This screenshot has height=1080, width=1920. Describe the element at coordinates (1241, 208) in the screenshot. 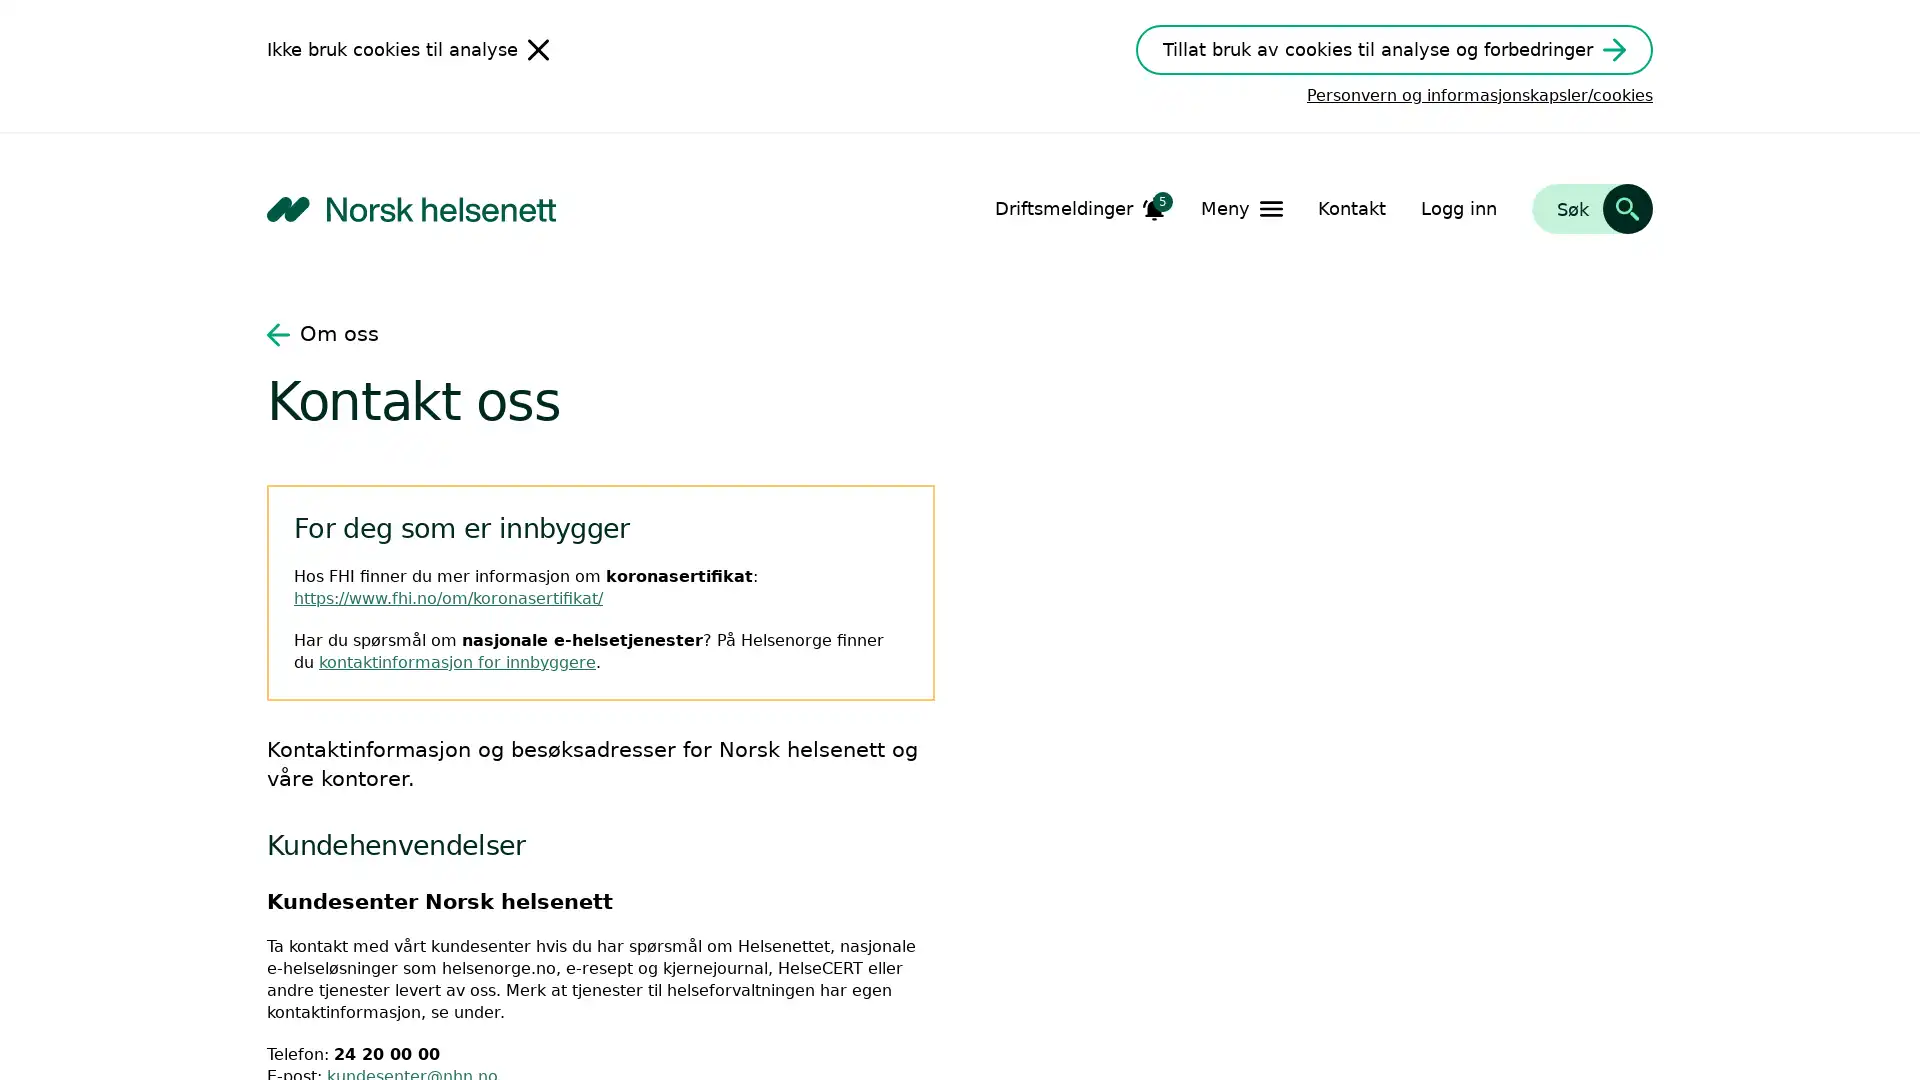

I see `Apne Meny` at that location.